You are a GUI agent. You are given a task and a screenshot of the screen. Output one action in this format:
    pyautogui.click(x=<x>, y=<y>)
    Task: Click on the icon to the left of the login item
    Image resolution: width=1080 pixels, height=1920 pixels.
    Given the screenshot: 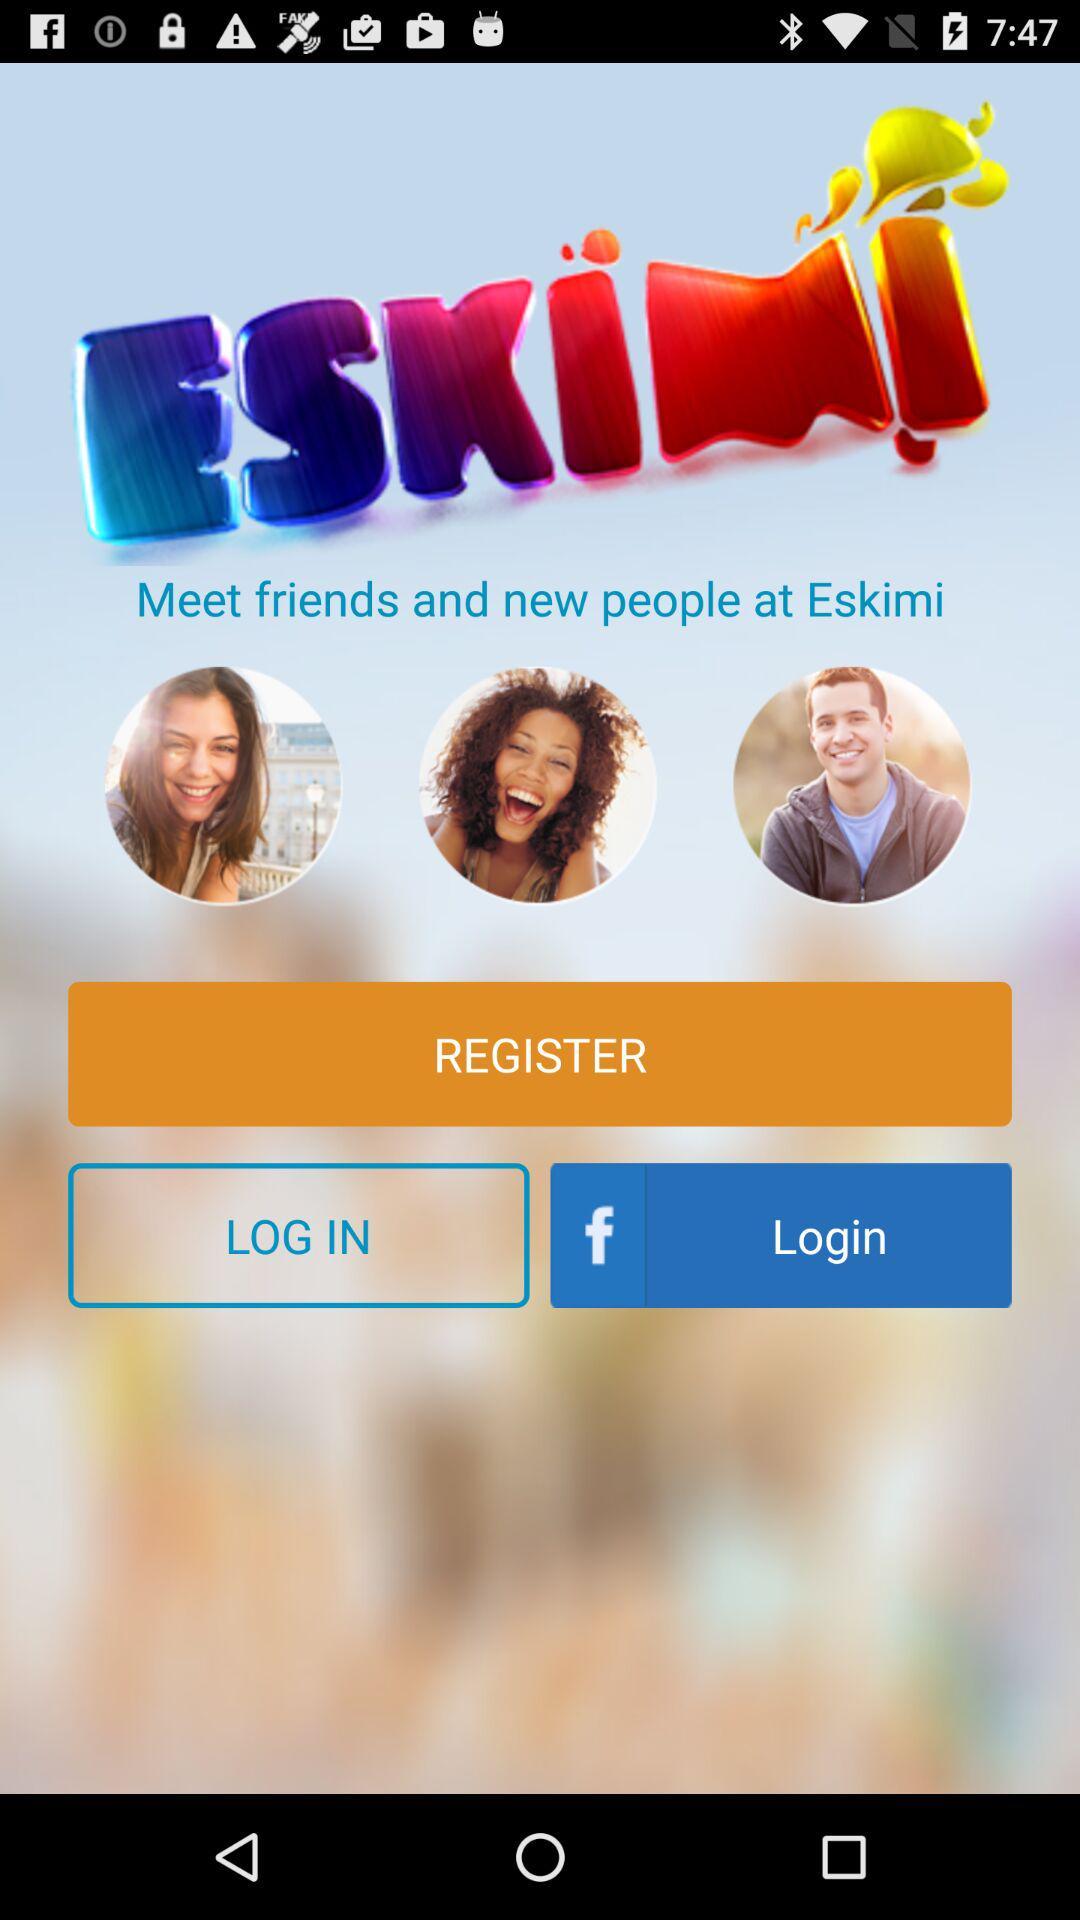 What is the action you would take?
    pyautogui.click(x=298, y=1234)
    